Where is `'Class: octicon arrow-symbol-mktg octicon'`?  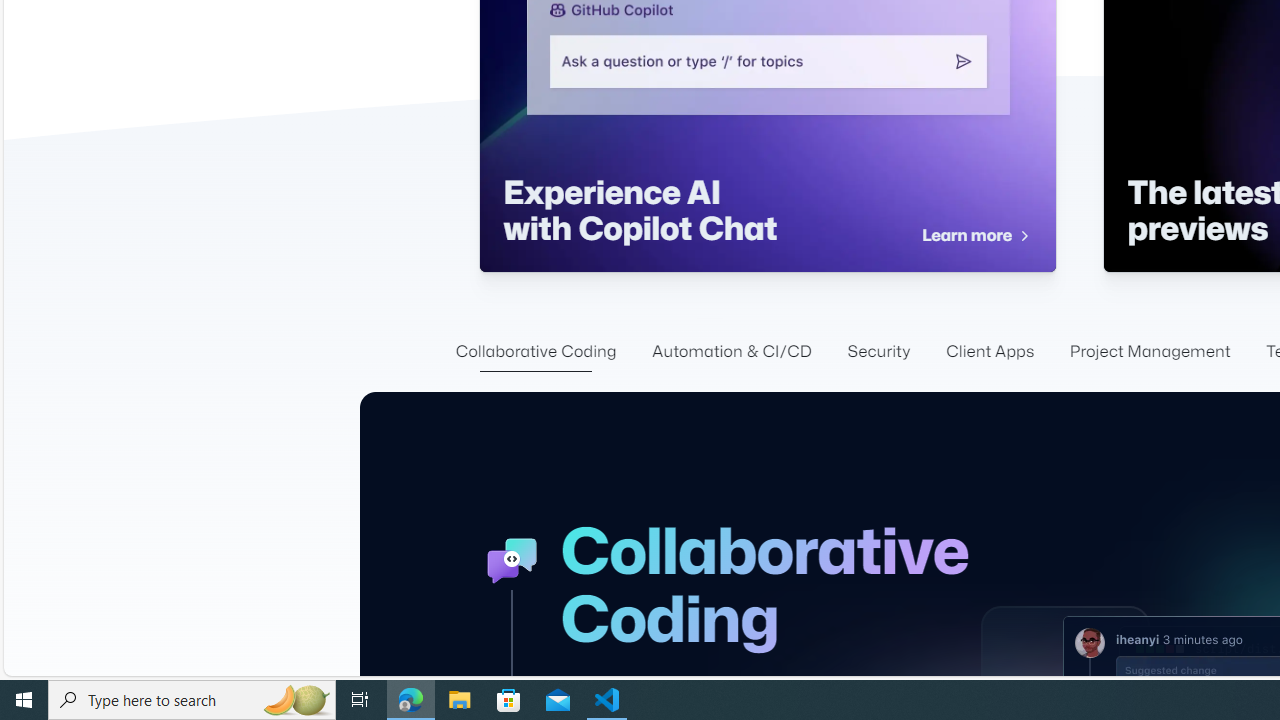
'Class: octicon arrow-symbol-mktg octicon' is located at coordinates (1023, 235).